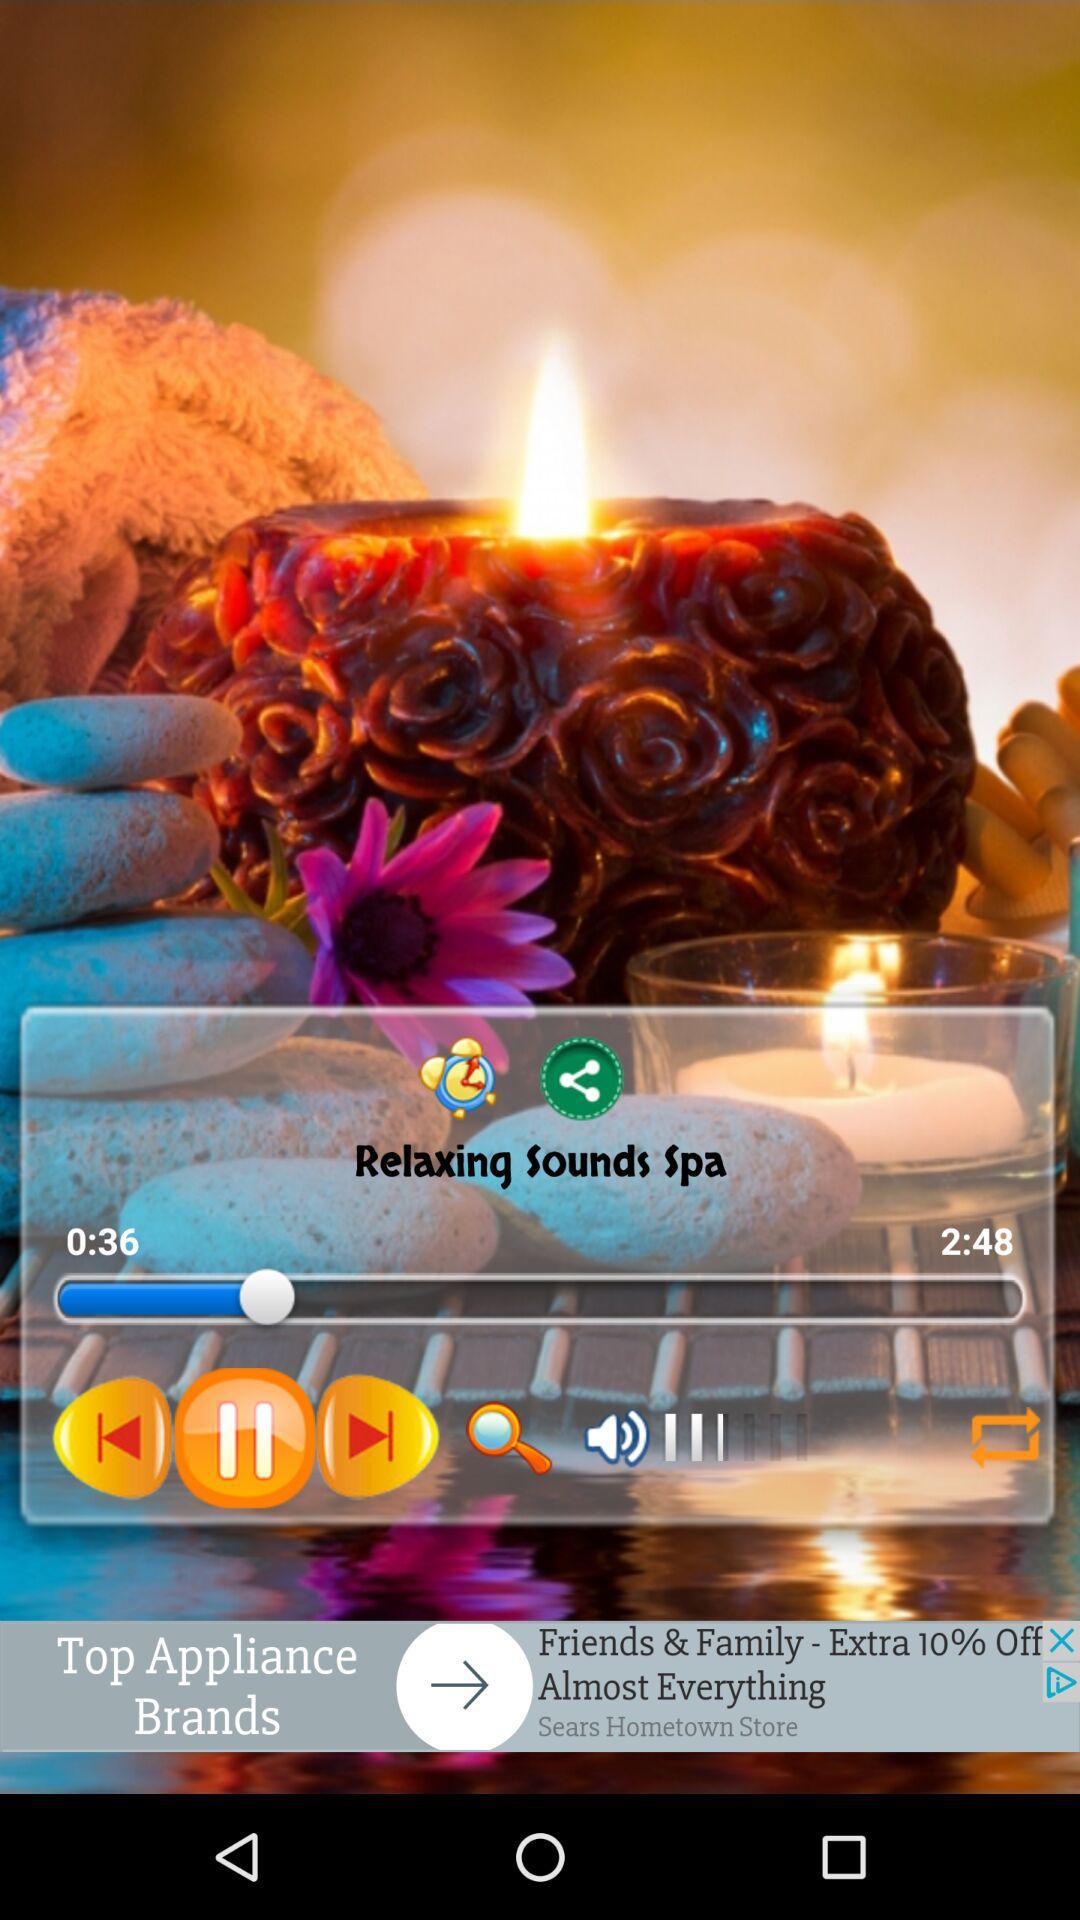  What do you see at coordinates (1005, 1436) in the screenshot?
I see `internet option` at bounding box center [1005, 1436].